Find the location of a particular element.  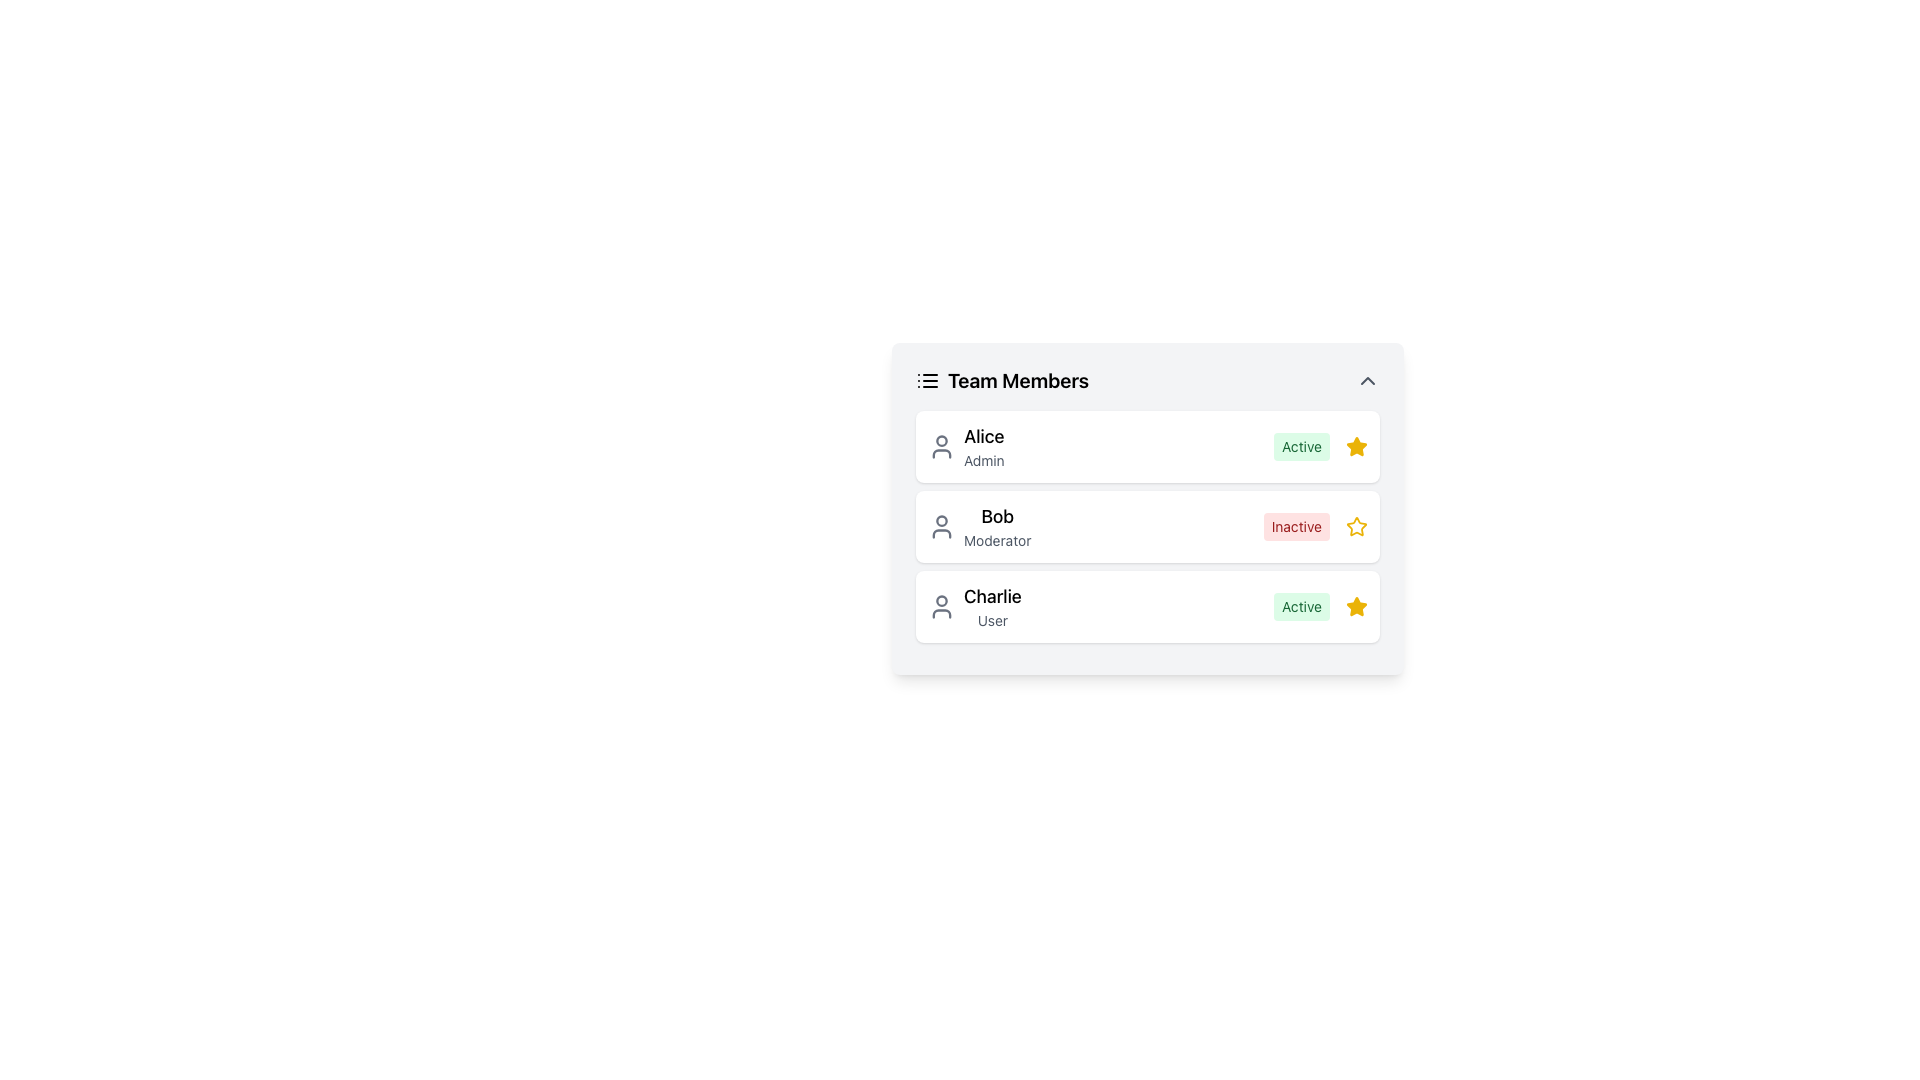

the Circle shape representing the head portion of the user profile icon, which is part of the SVG graphic located to the left of the text label 'Bob' is located at coordinates (940, 519).